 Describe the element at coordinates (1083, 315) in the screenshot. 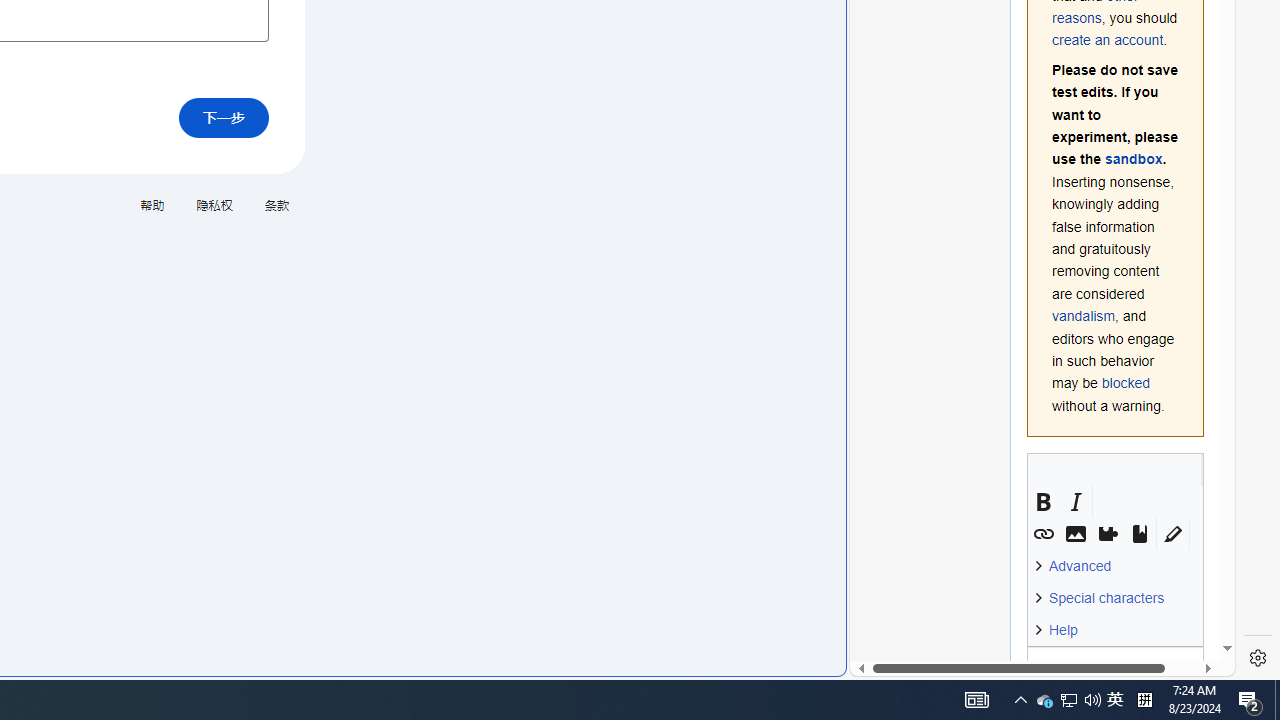

I see `'vandalism'` at that location.